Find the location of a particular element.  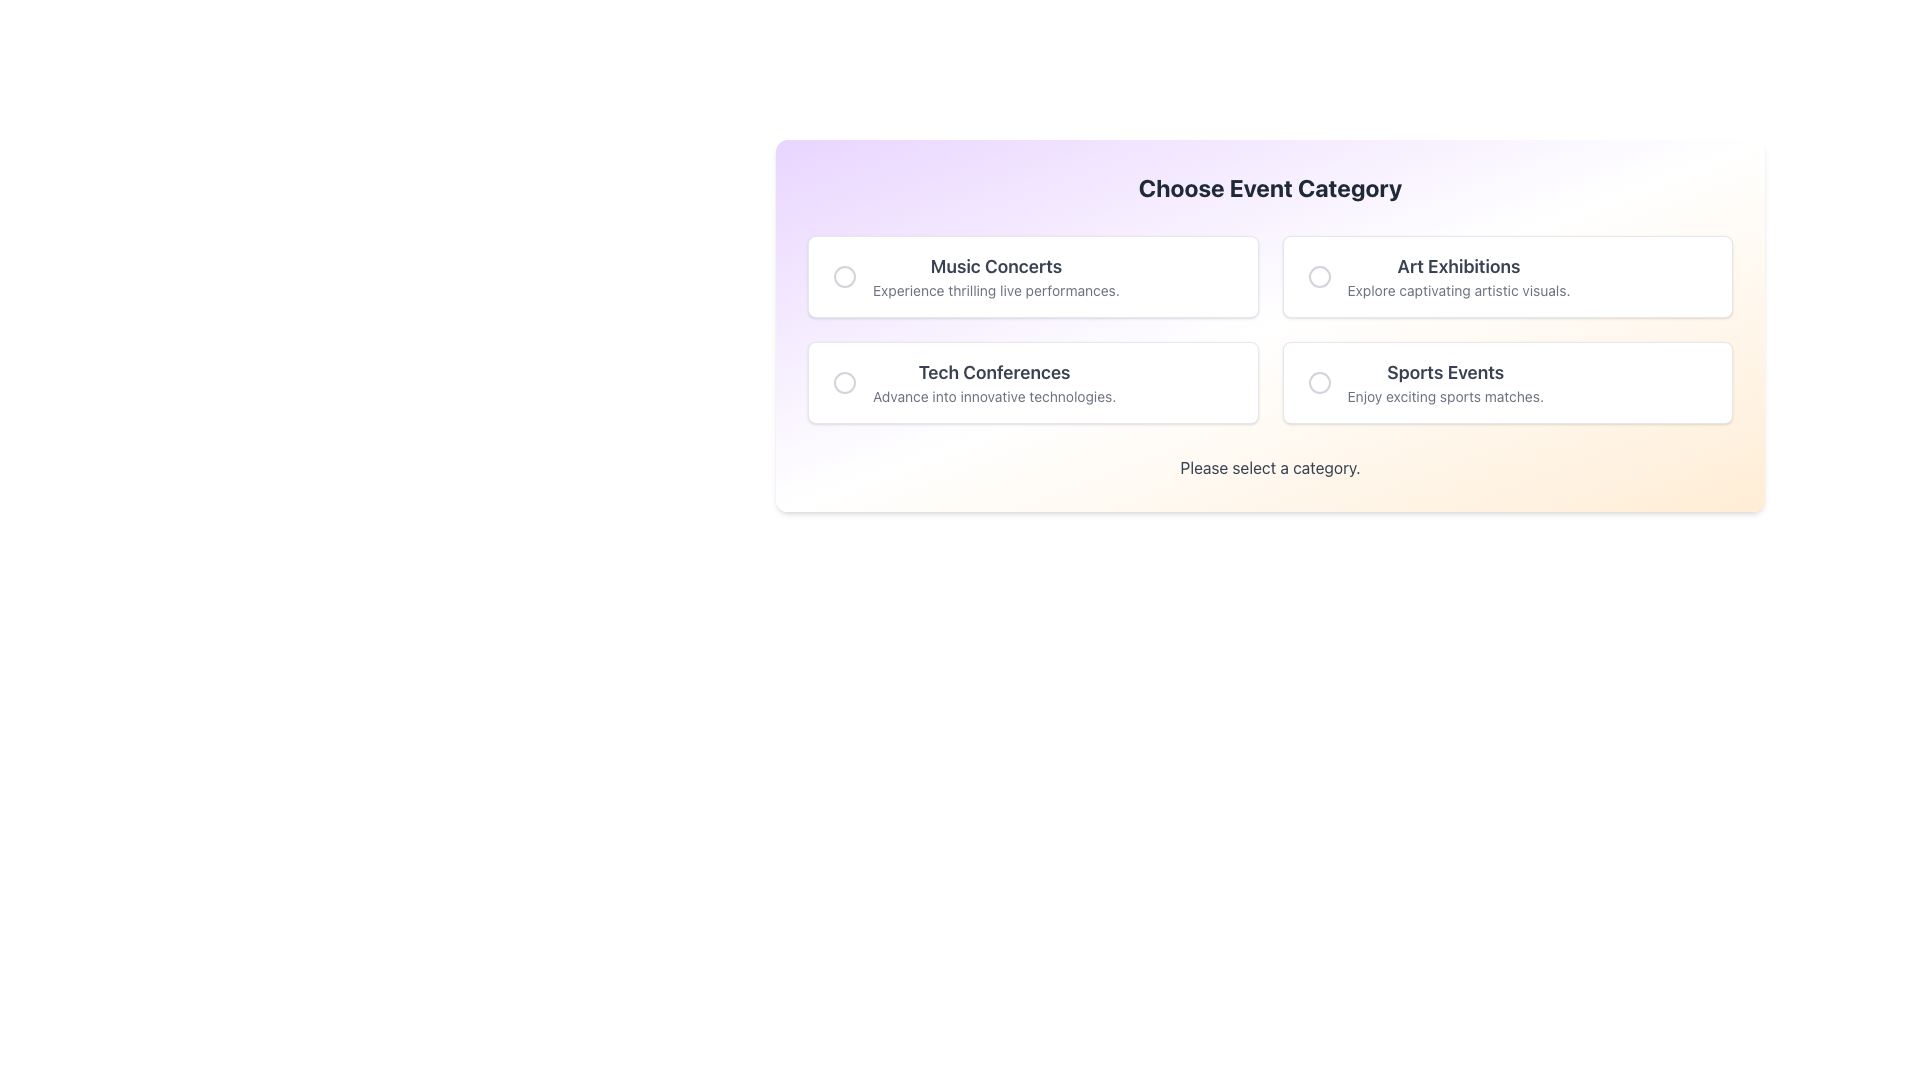

the bold text block displaying the title 'Art Exhibitions' in dark gray color, which is positioned at the top-right section of the second option card for selecting an event category is located at coordinates (1459, 265).